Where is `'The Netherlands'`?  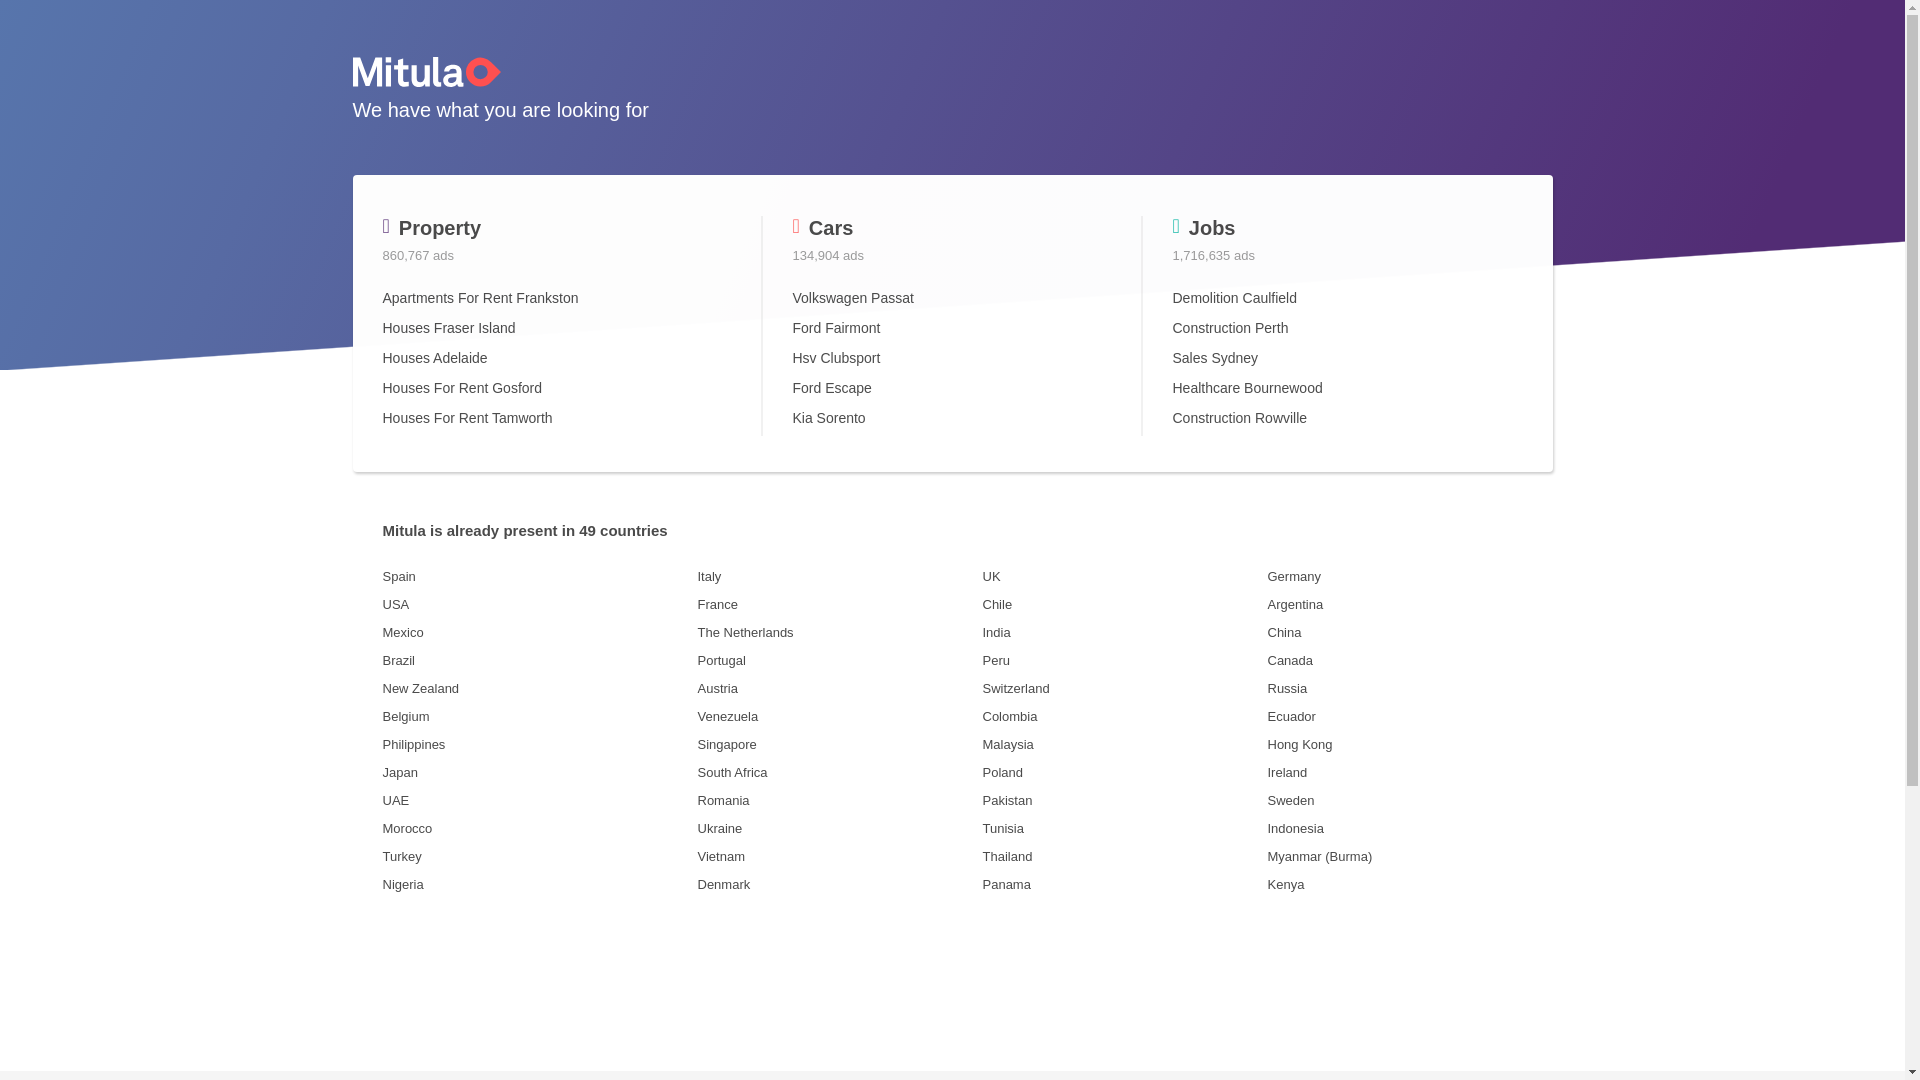 'The Netherlands' is located at coordinates (825, 632).